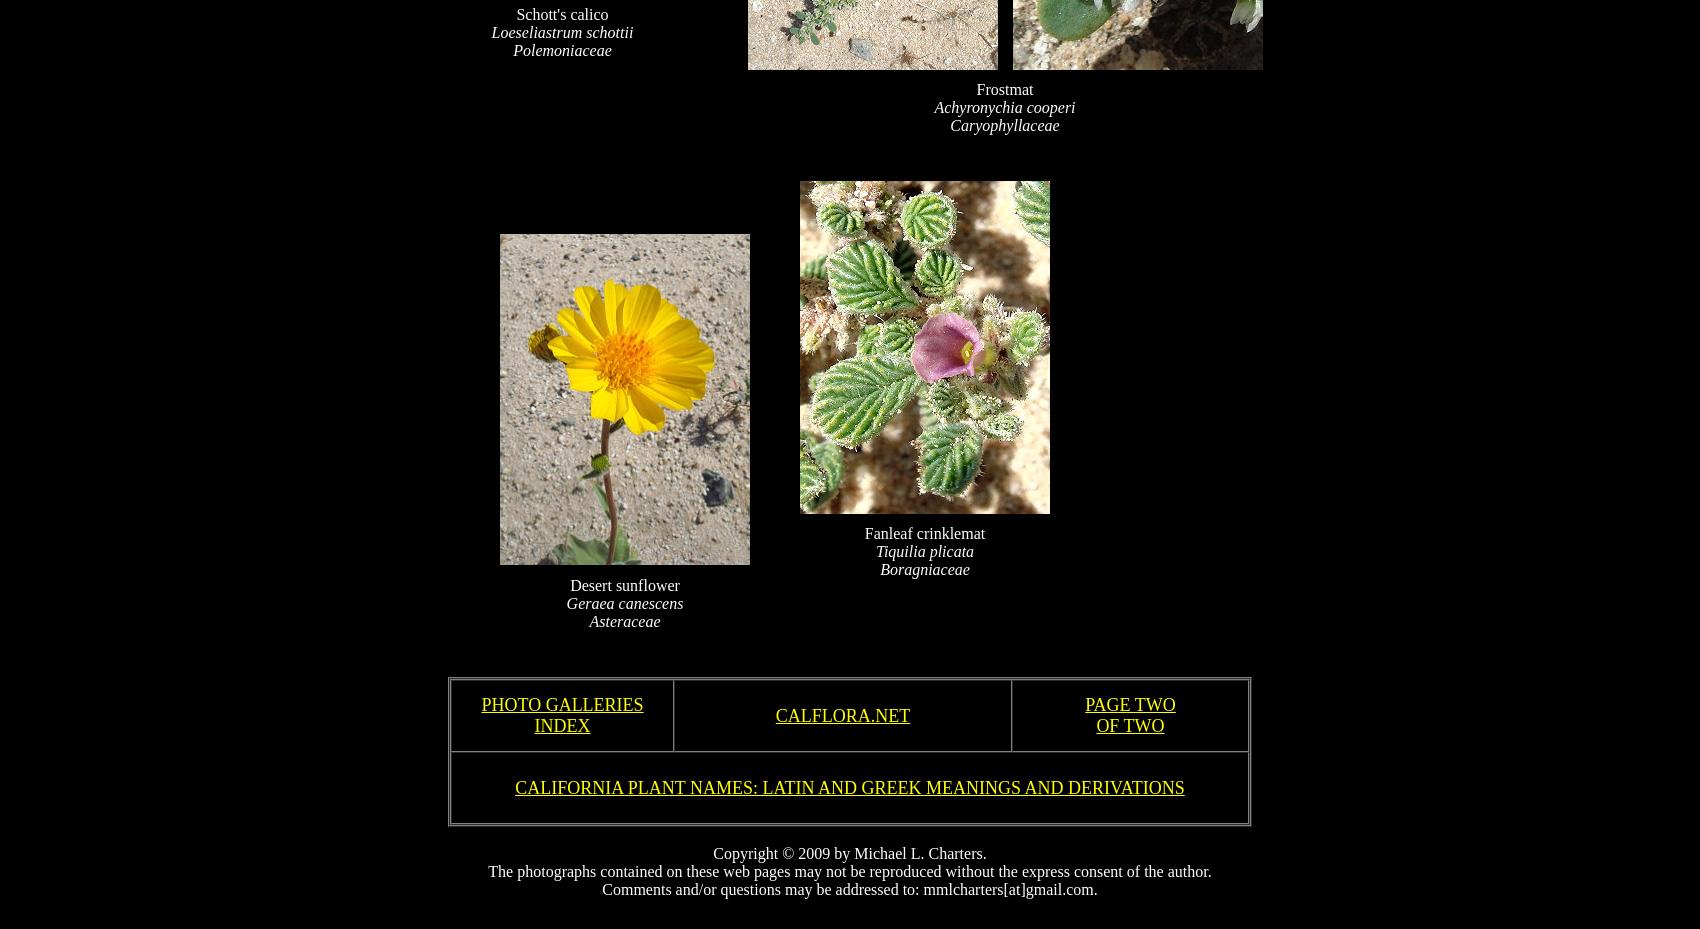 The width and height of the screenshot is (1700, 929). I want to click on 'Boragniaceae', so click(924, 567).